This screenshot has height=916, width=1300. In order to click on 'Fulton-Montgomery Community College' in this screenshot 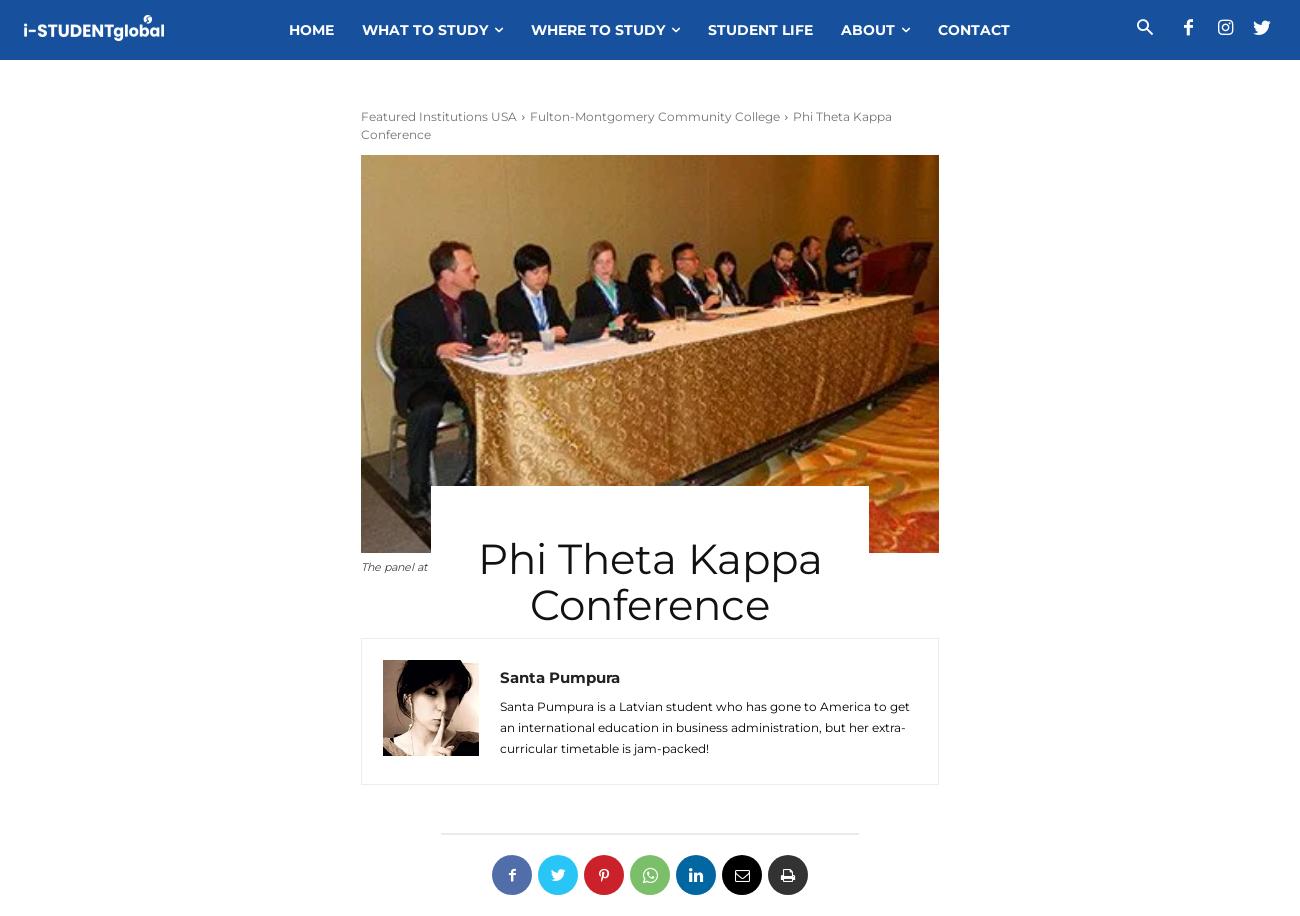, I will do `click(653, 116)`.